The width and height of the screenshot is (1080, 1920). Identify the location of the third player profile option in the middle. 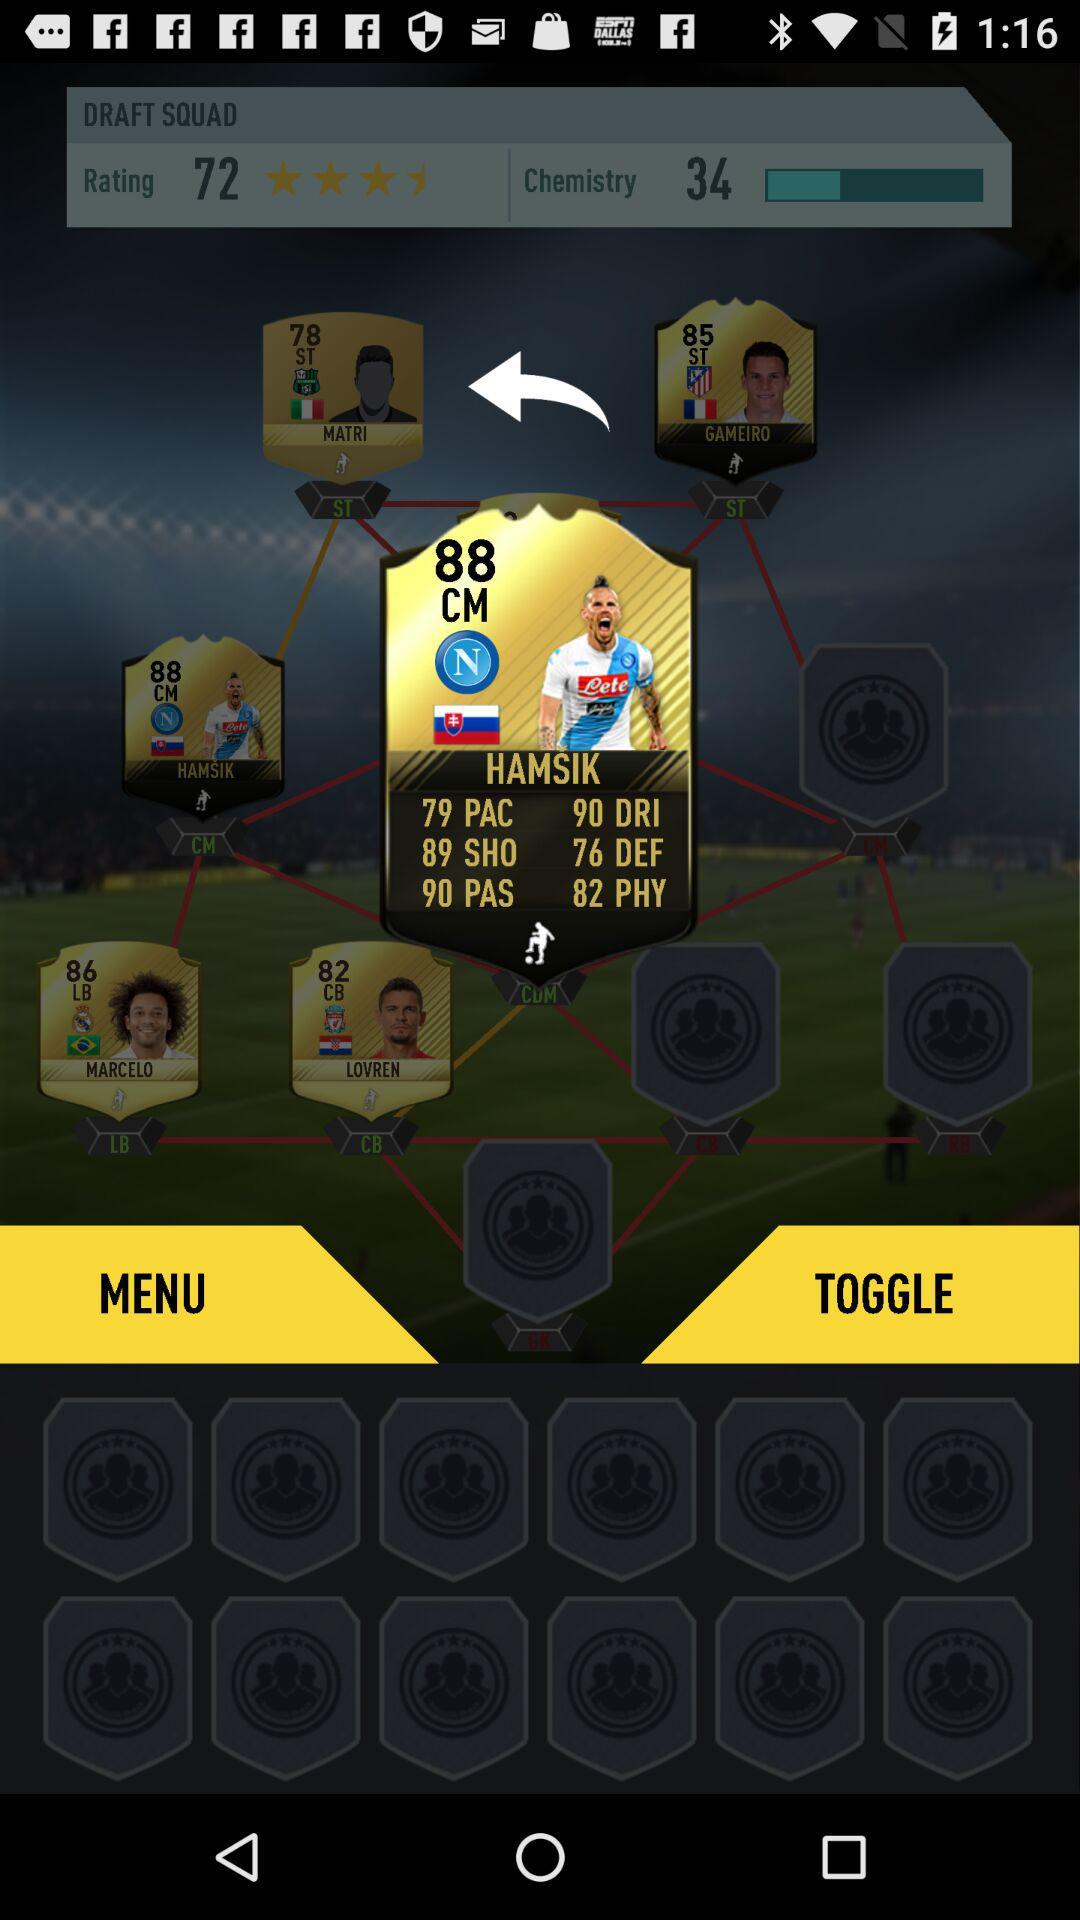
(874, 739).